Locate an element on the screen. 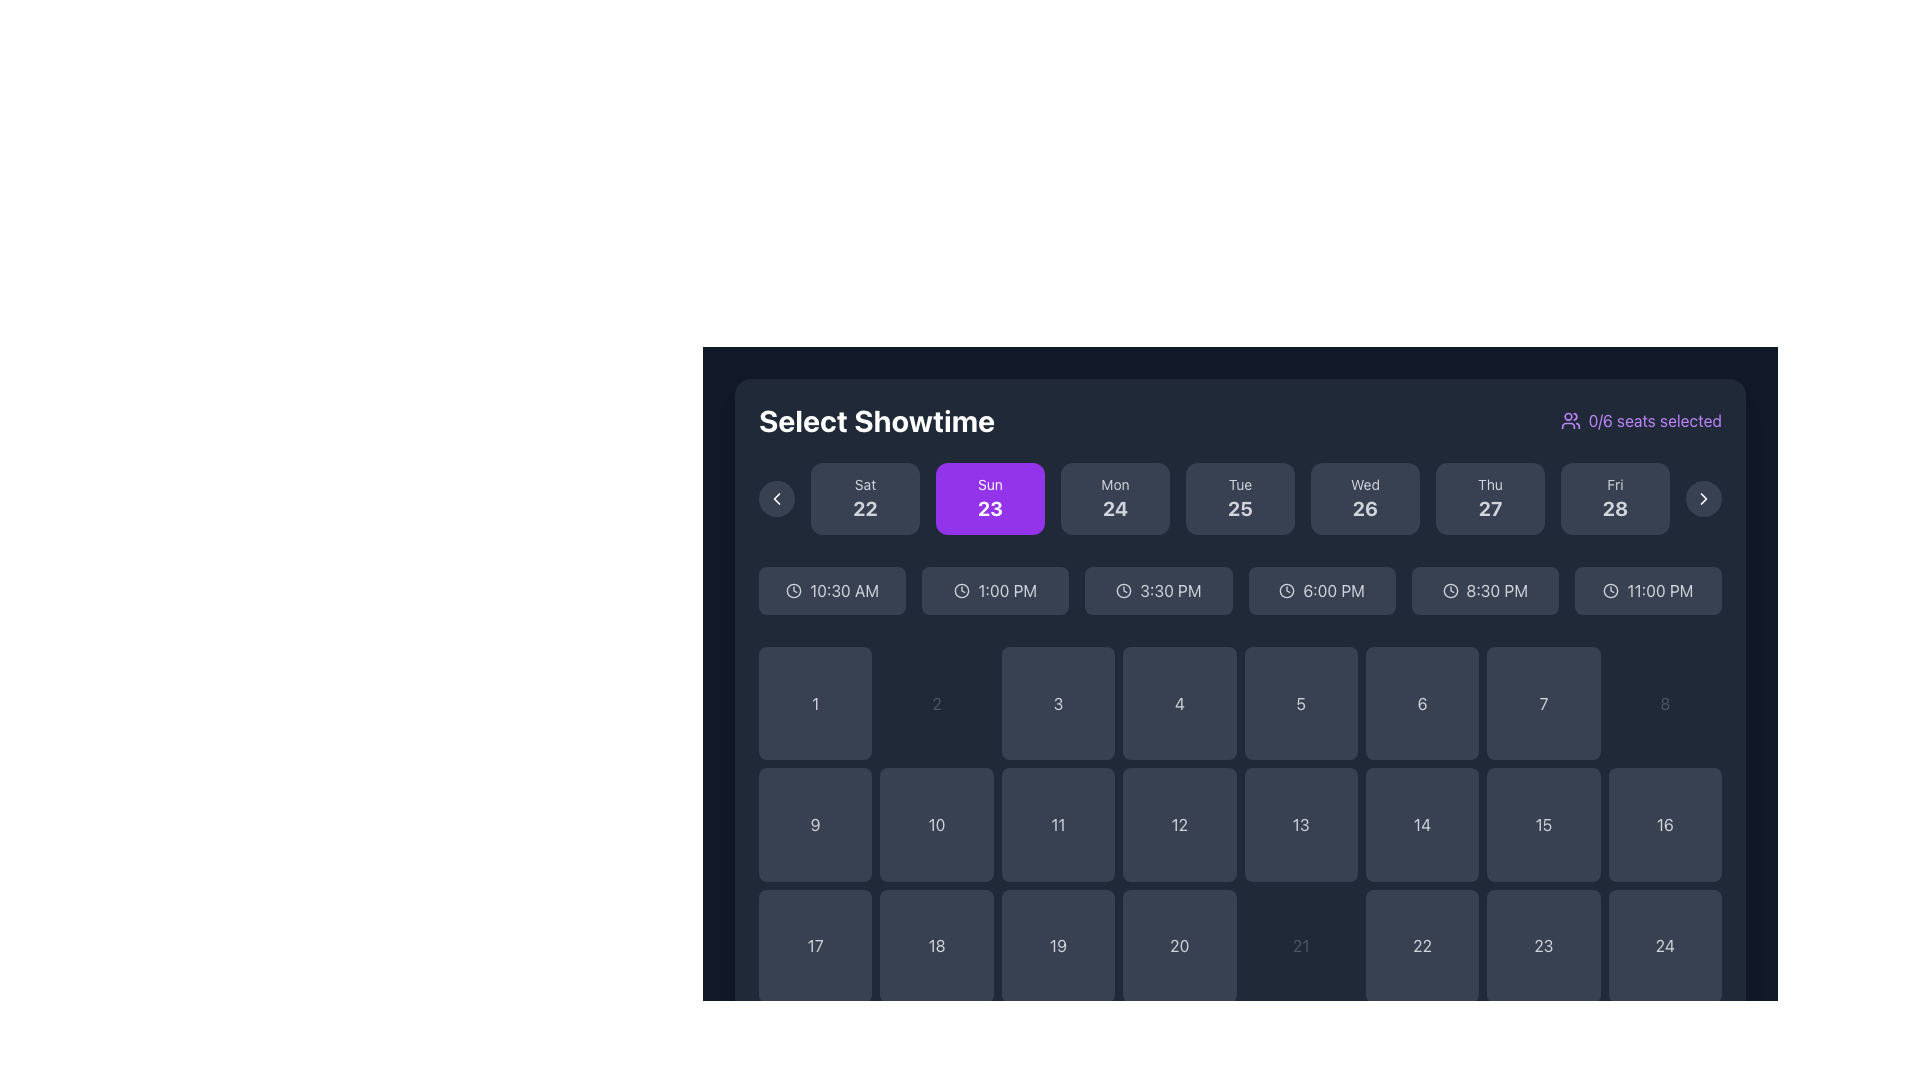  the square-shaped button with rounded corners that contains the number '9' in light gray text, located in the second row, first column of the grid layout is located at coordinates (815, 825).